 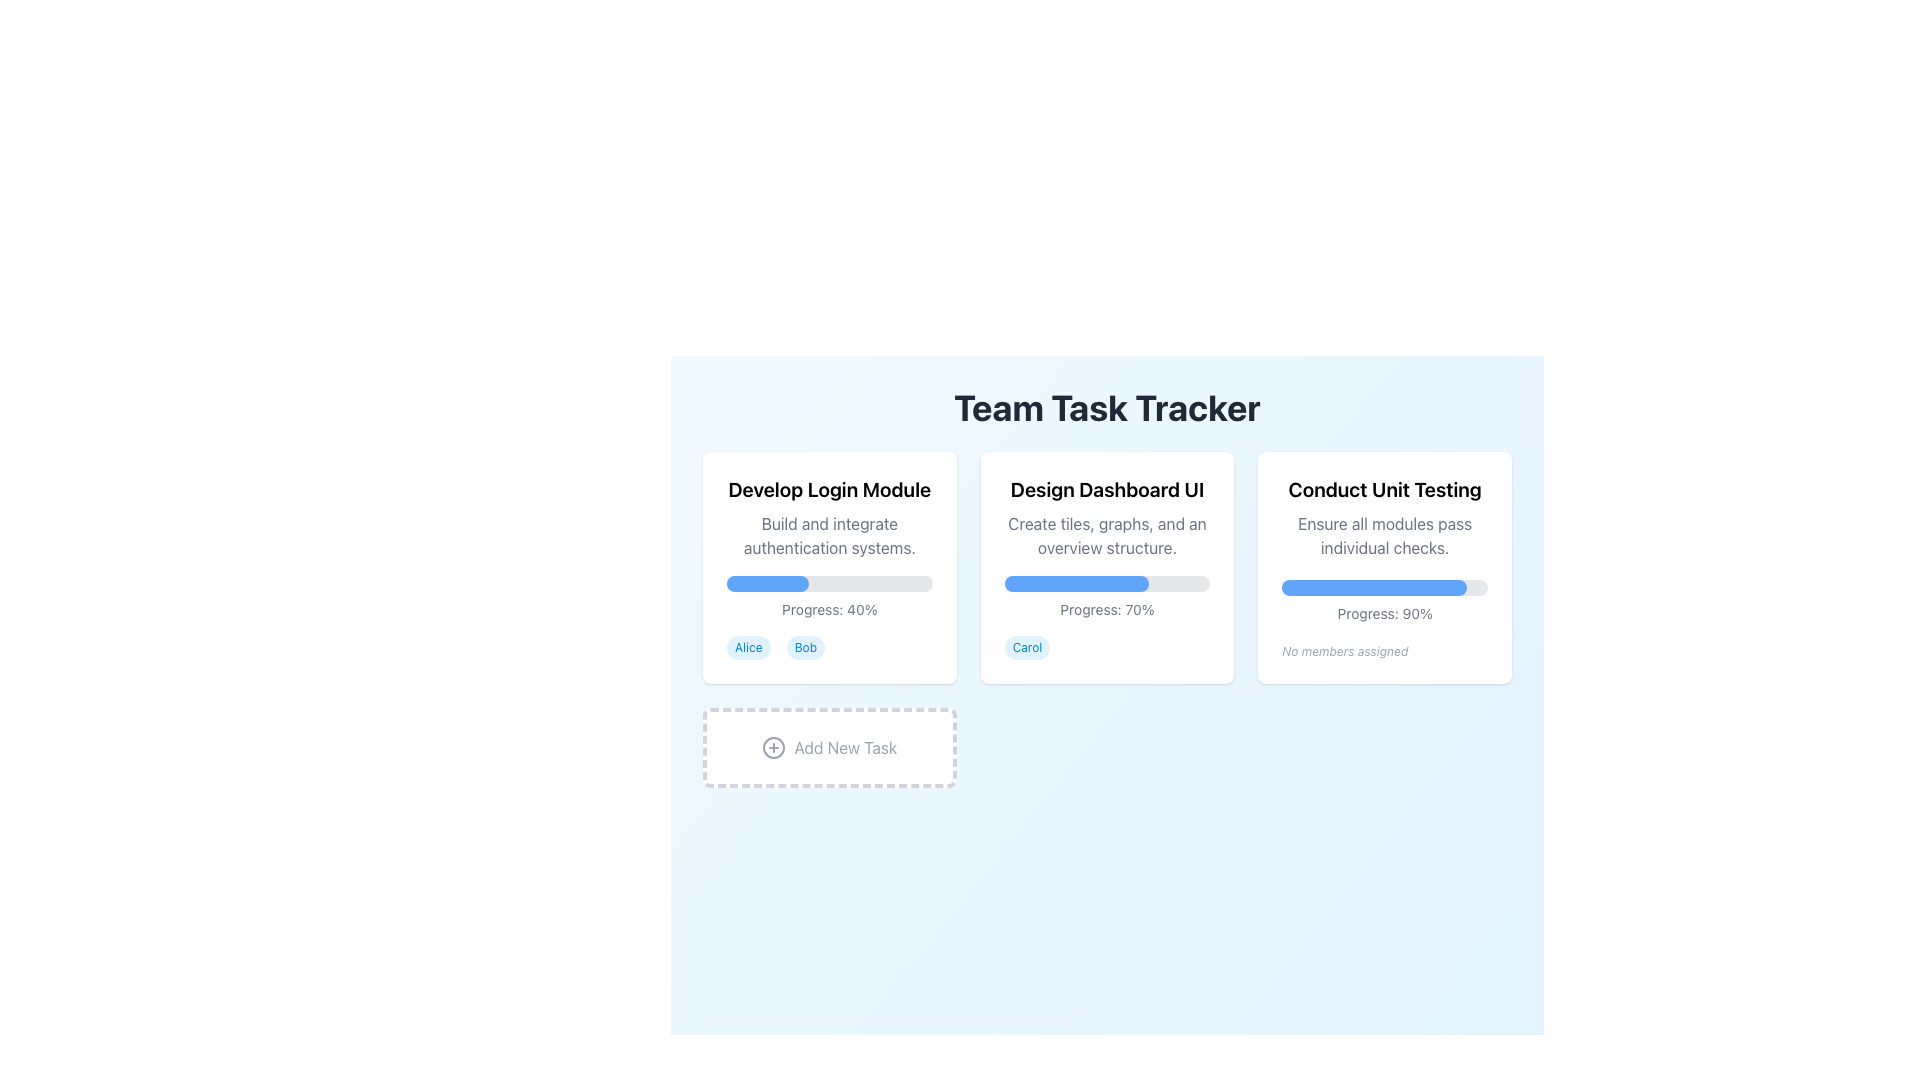 I want to click on the non-interactive text label indicating that no members have been assigned to the related task, located at the bottom of the 'Conduct Unit Testing' card, so click(x=1384, y=651).